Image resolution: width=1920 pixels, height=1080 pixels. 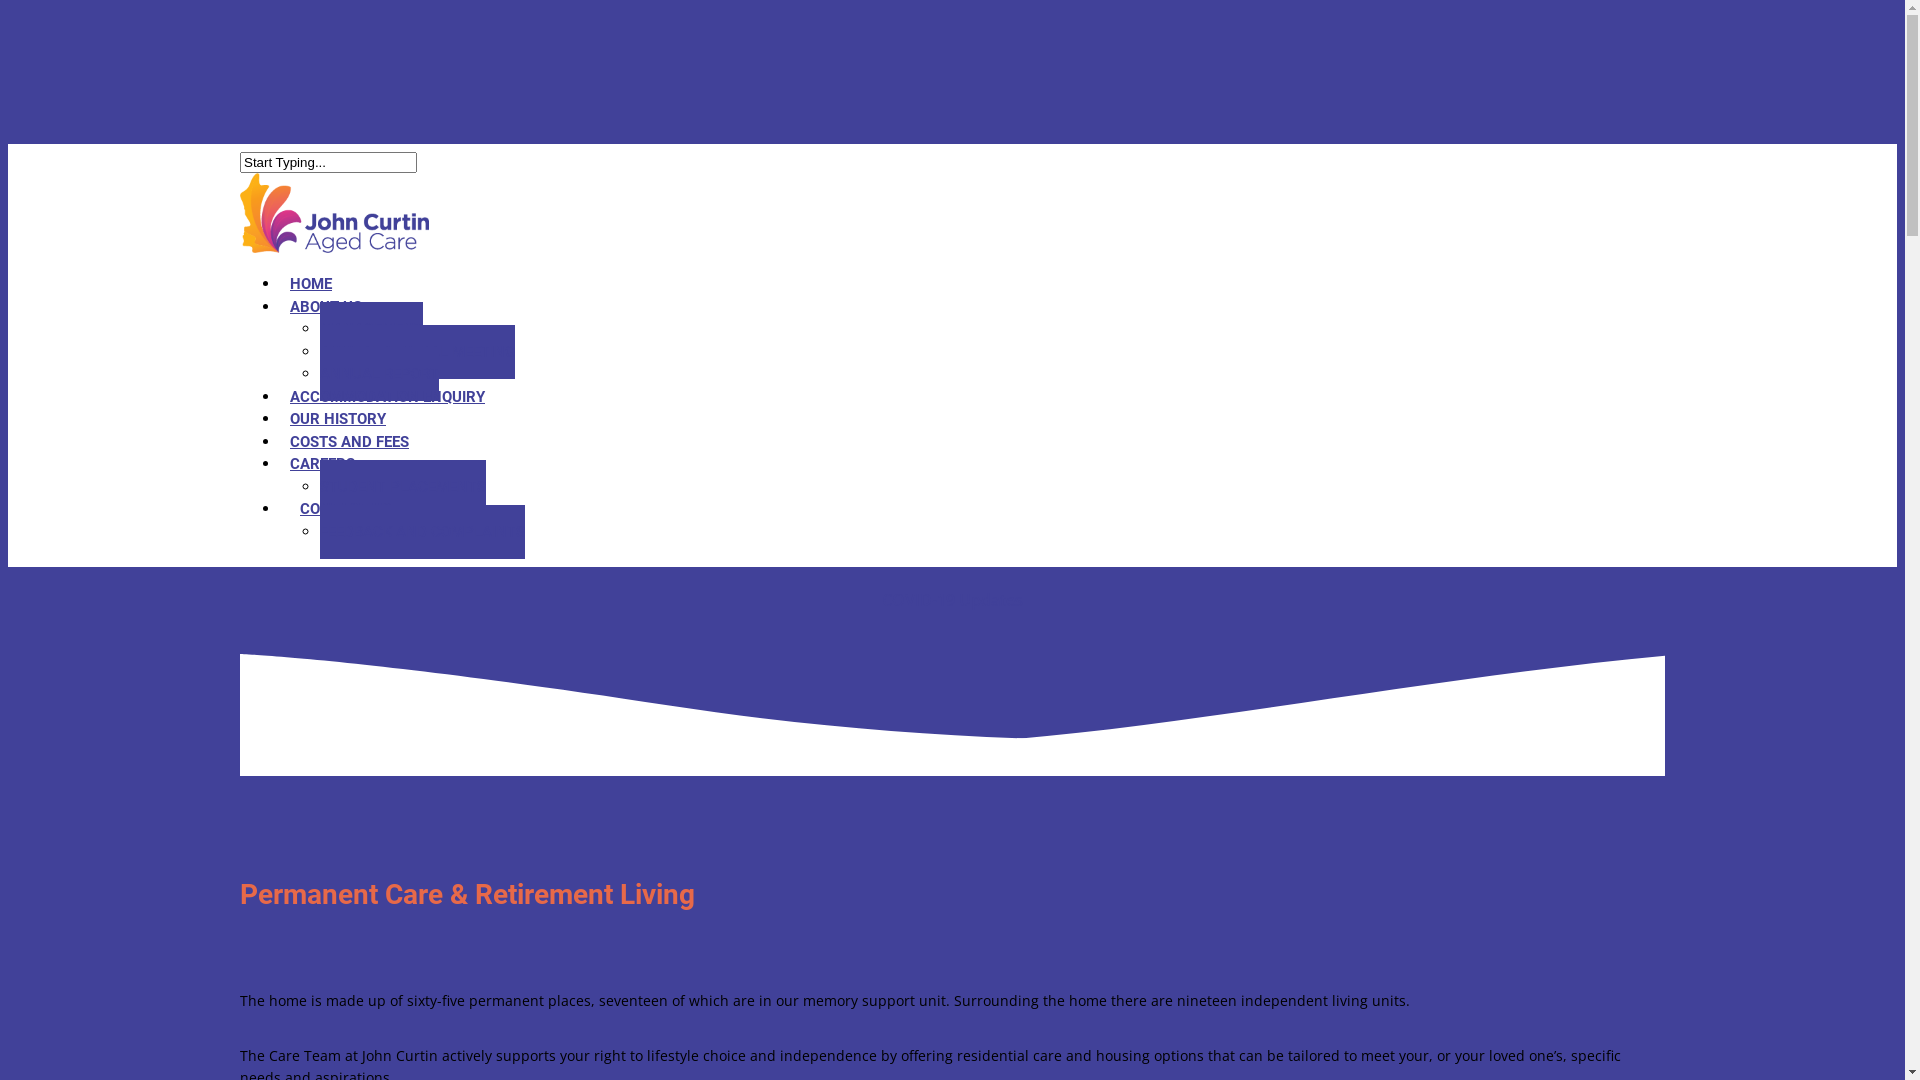 What do you see at coordinates (421, 530) in the screenshot?
I see `'FEEDBACK AND COMPLAINTS'` at bounding box center [421, 530].